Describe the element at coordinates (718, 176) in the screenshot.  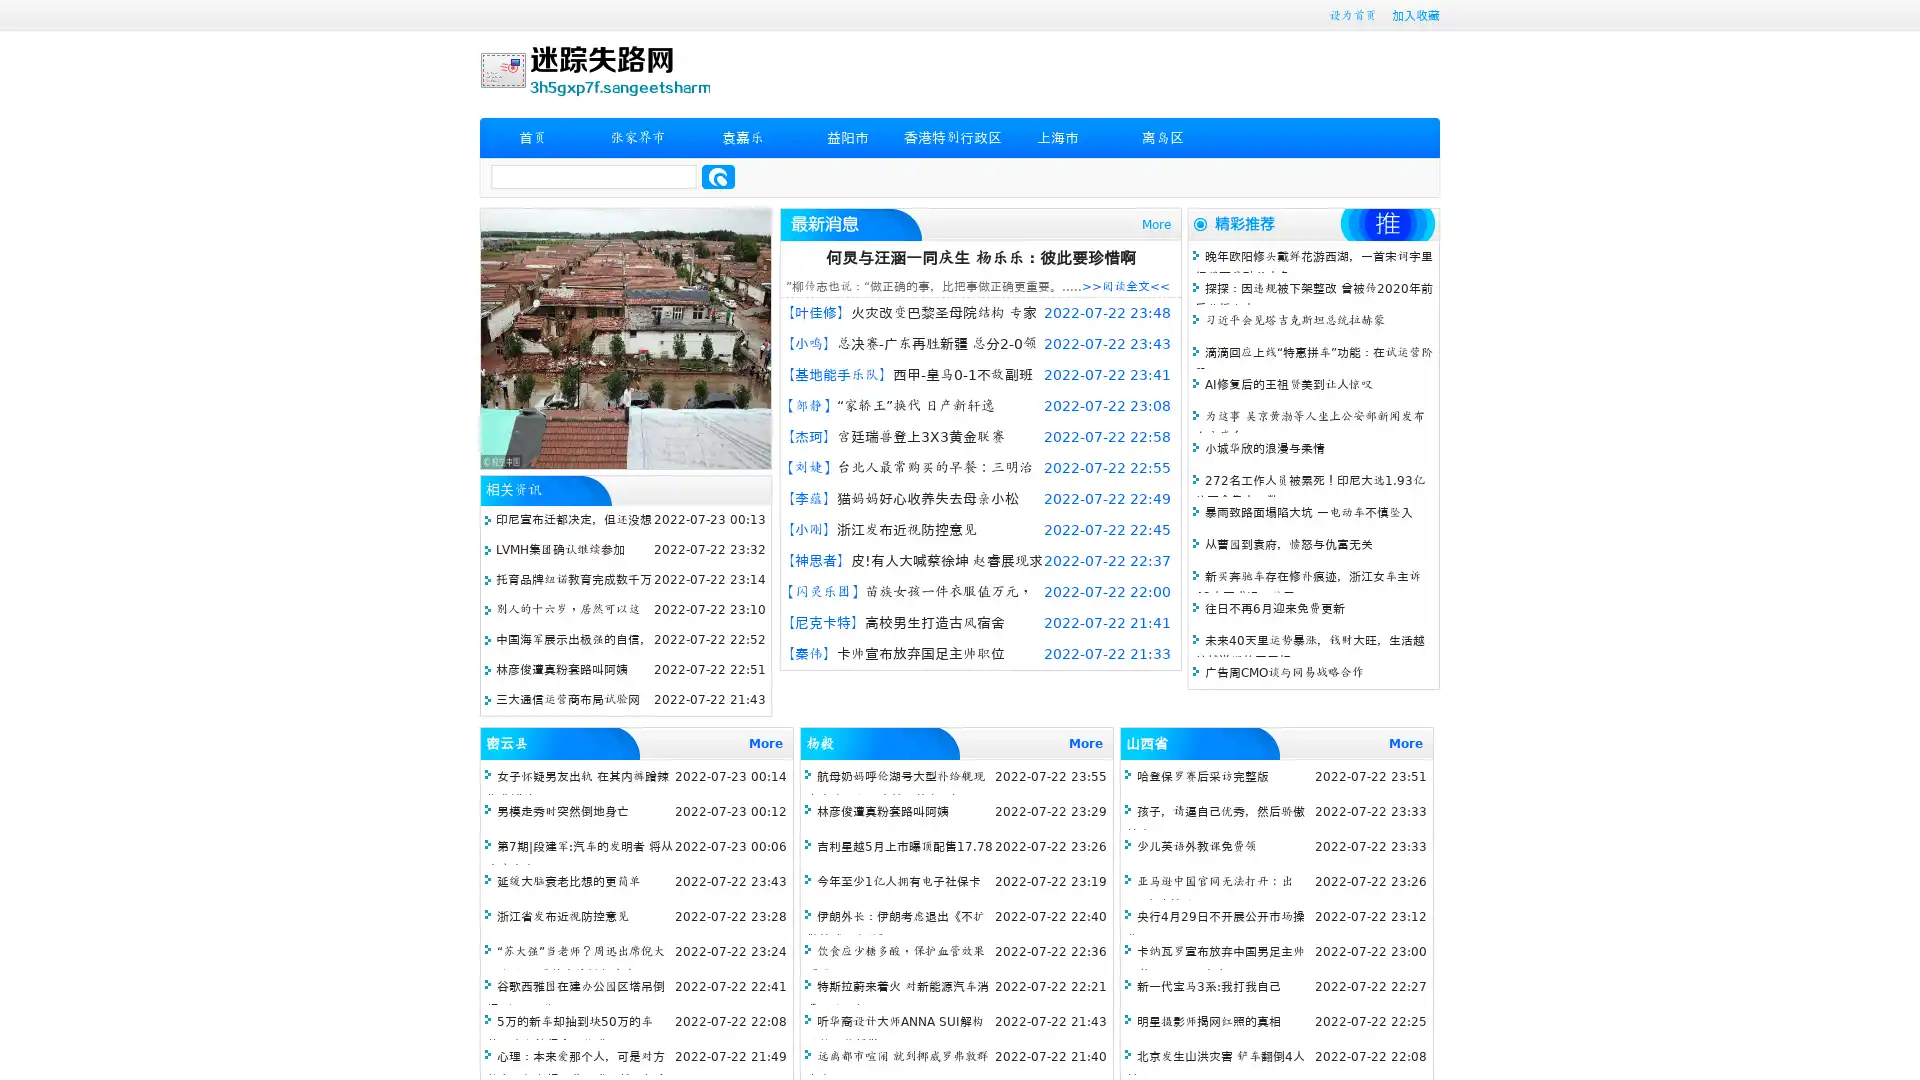
I see `Search` at that location.